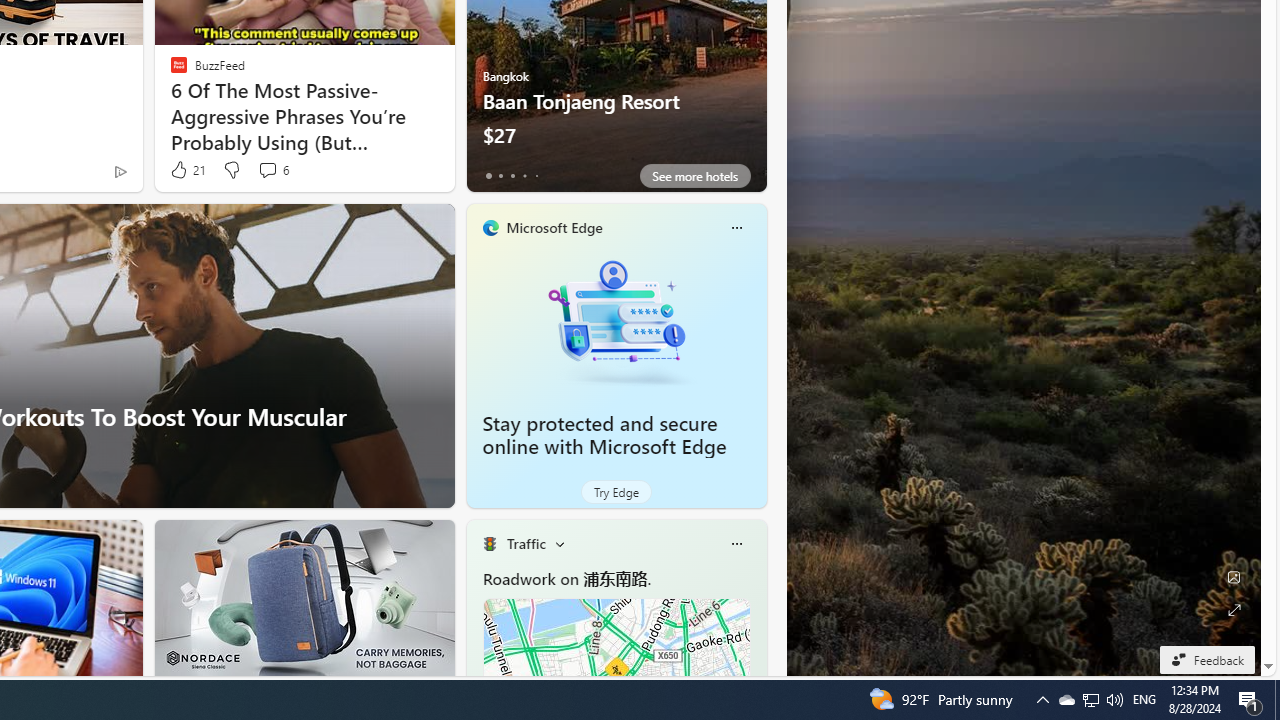 This screenshot has height=720, width=1280. Describe the element at coordinates (1232, 609) in the screenshot. I see `'Expand background'` at that location.